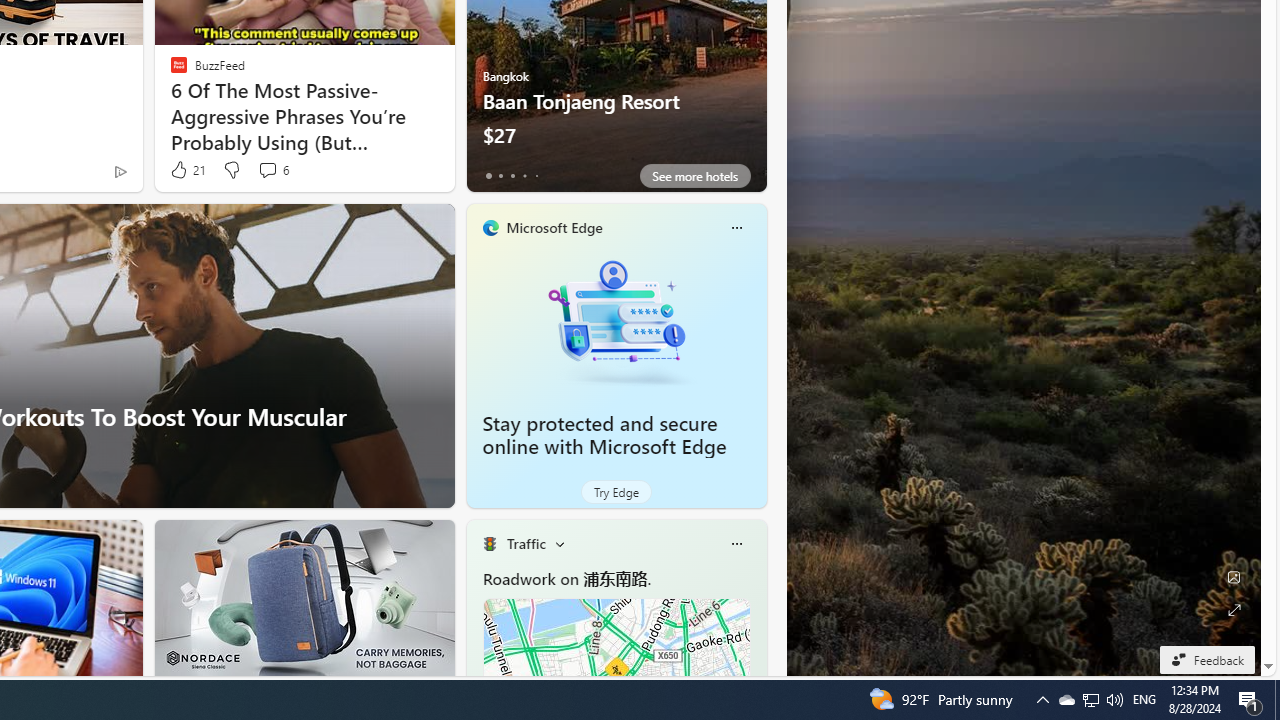 This screenshot has height=720, width=1280. Describe the element at coordinates (1232, 609) in the screenshot. I see `'Expand background'` at that location.